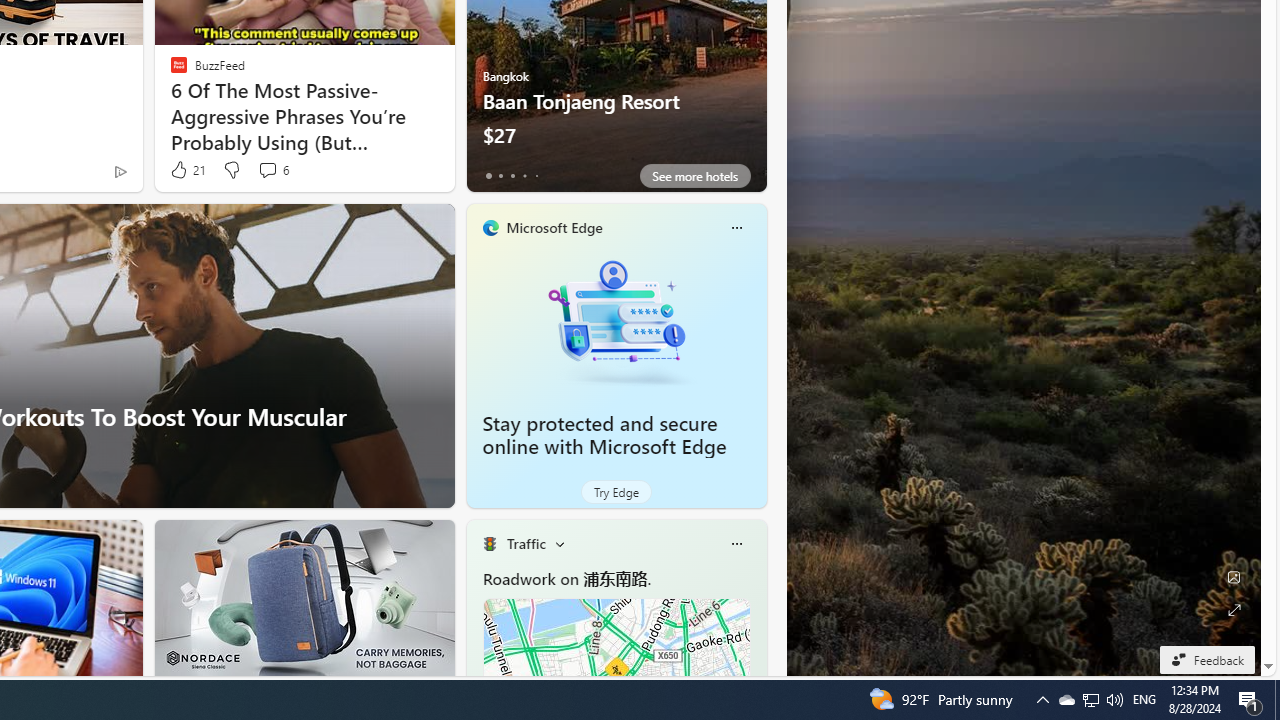 This screenshot has height=720, width=1280. Describe the element at coordinates (1232, 609) in the screenshot. I see `'Expand background'` at that location.